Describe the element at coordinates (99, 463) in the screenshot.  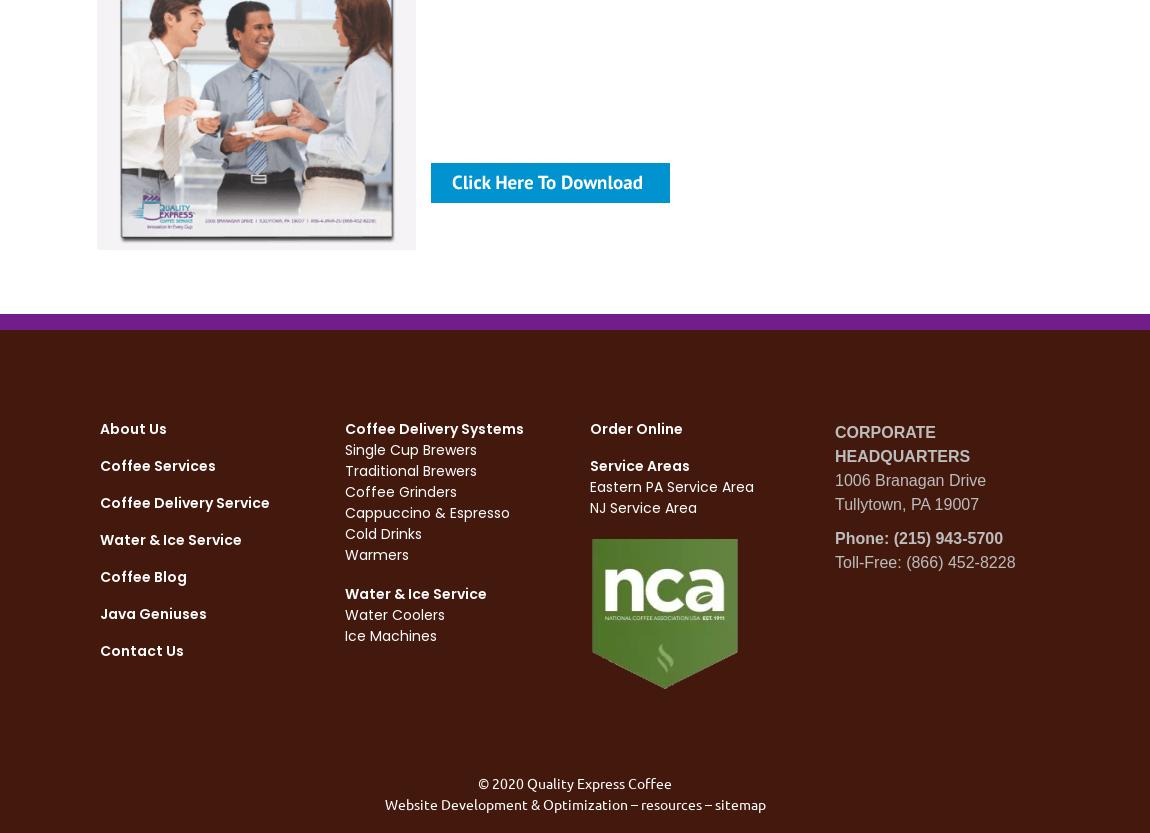
I see `'Coffee Services'` at that location.